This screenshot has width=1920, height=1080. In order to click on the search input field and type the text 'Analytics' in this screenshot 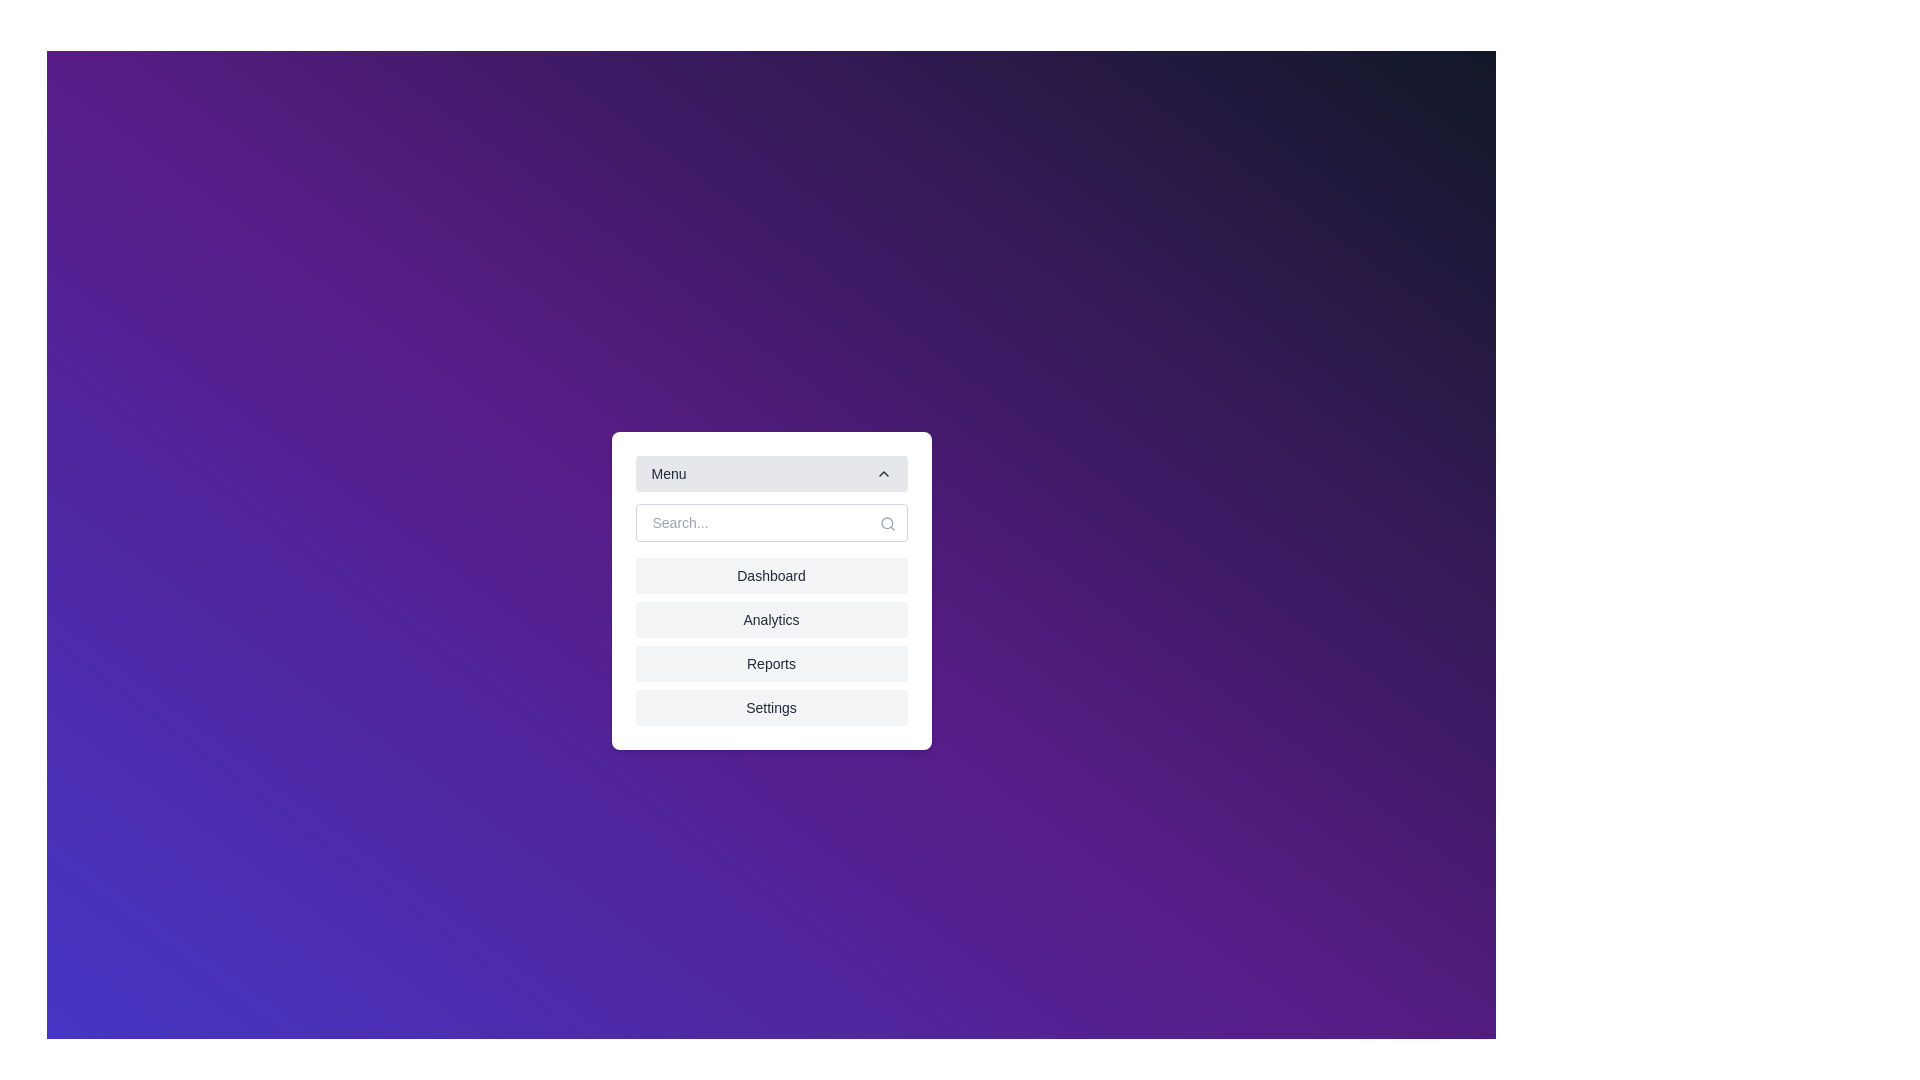, I will do `click(770, 522)`.